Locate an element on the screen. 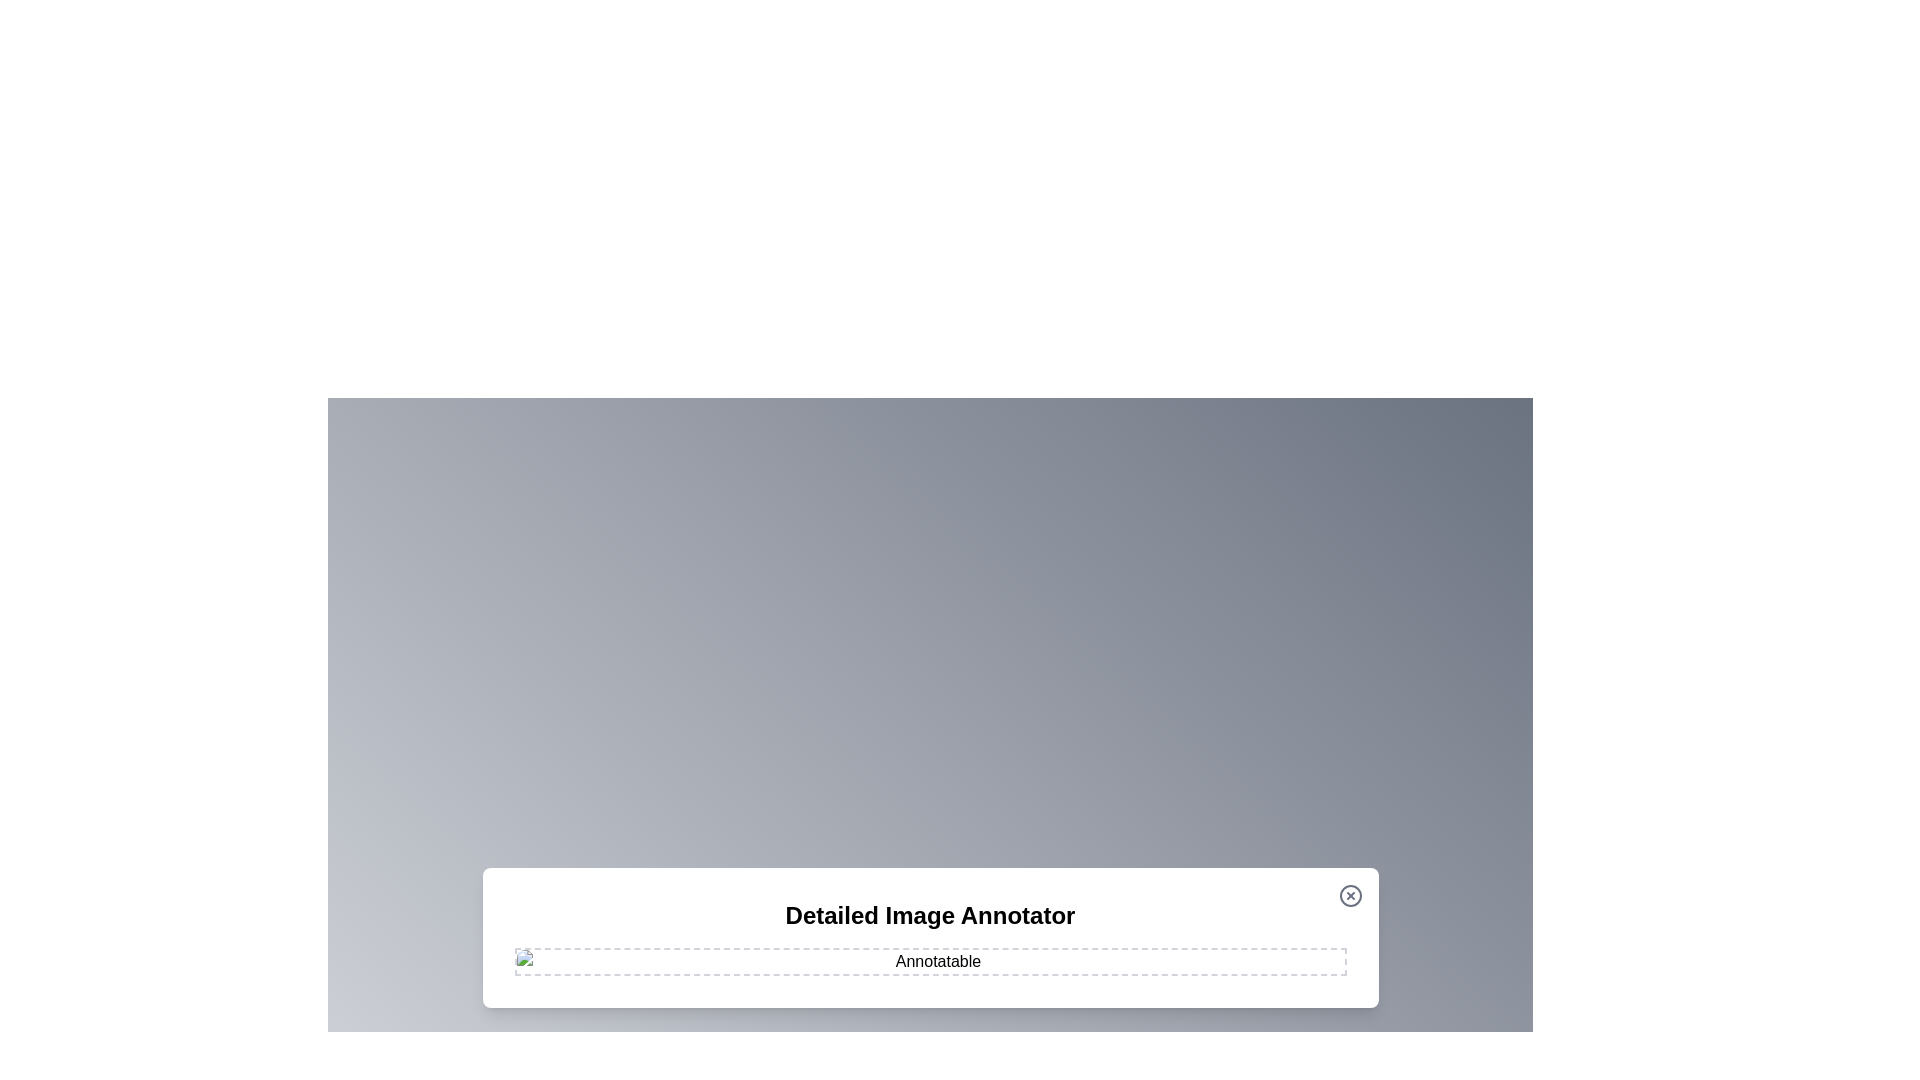 This screenshot has height=1080, width=1920. the image at coordinates (1144, 950) to add an annotation is located at coordinates (1143, 948).